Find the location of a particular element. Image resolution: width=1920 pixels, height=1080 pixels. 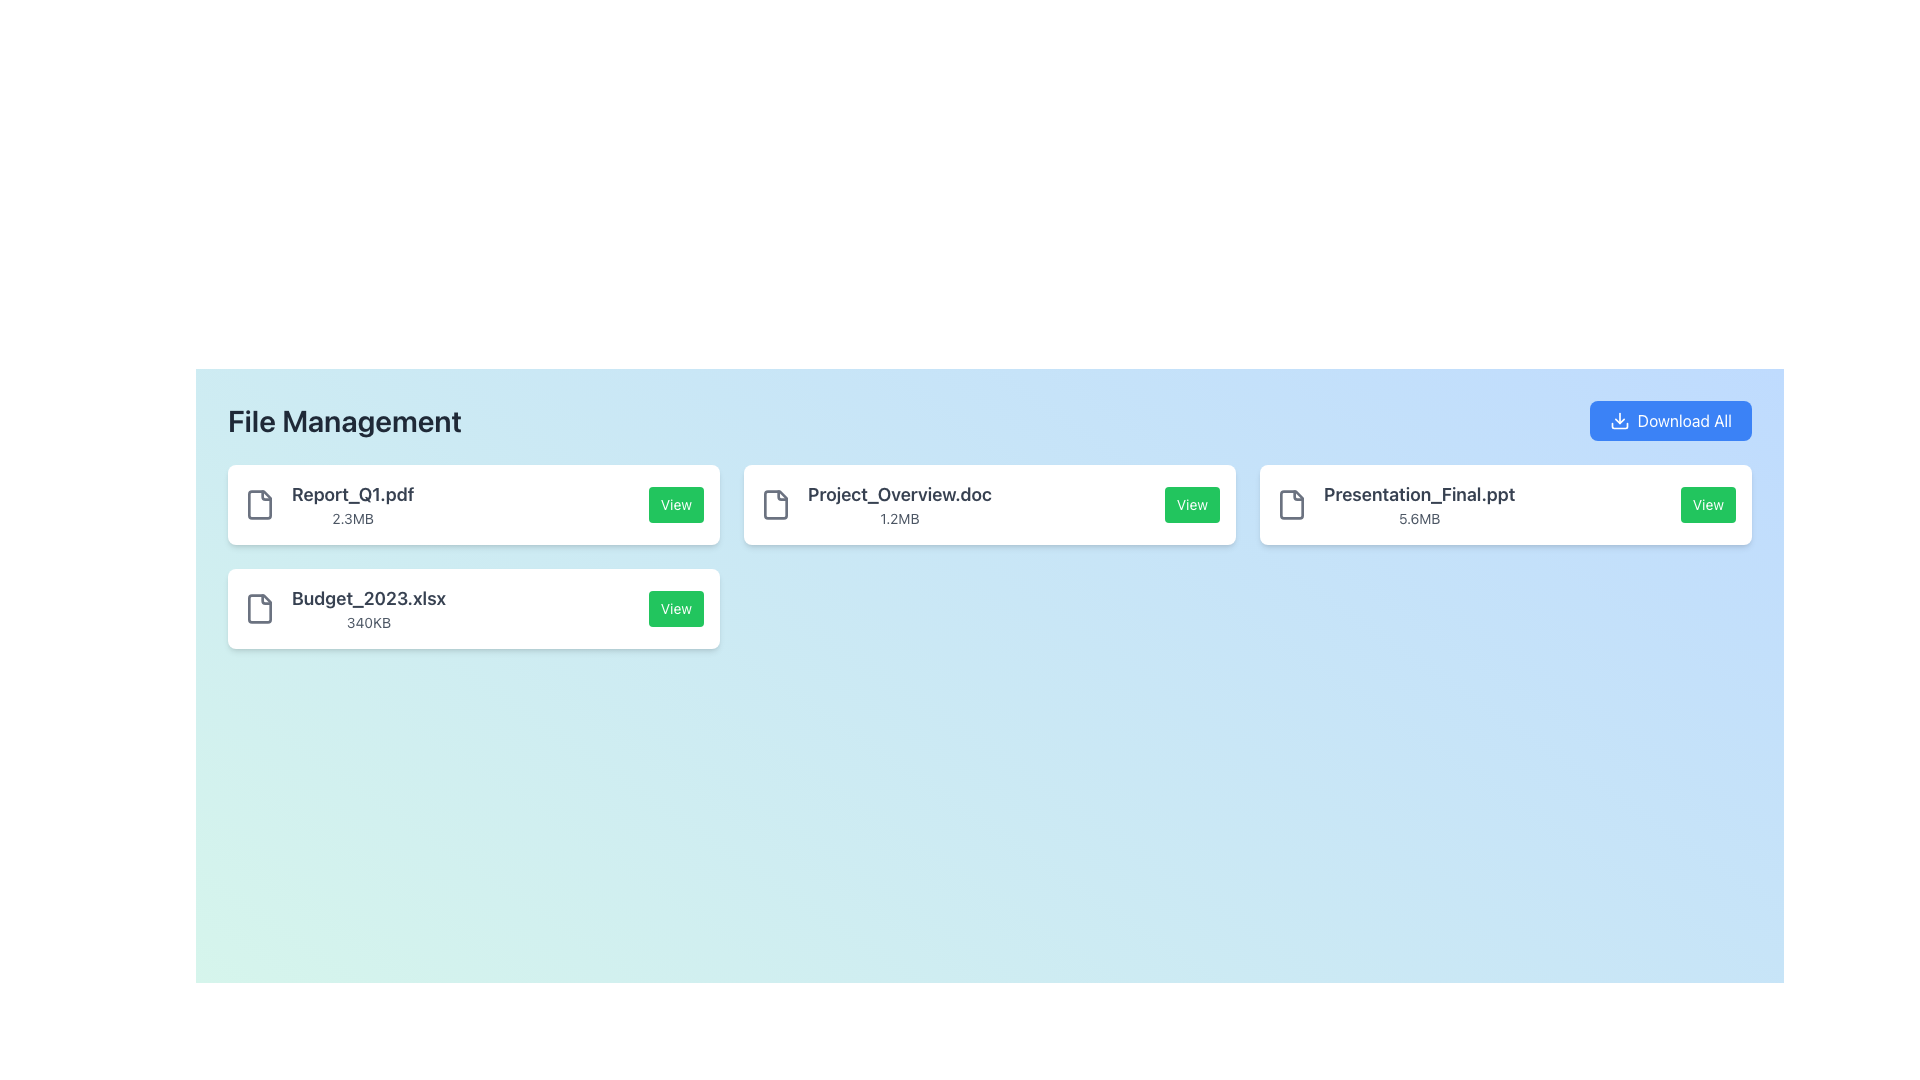

the Text Display with Icon that shows the document file 'Report_Q1.pdf' and its size '2.3MB', located in the upper-left corner of the file display section is located at coordinates (329, 504).